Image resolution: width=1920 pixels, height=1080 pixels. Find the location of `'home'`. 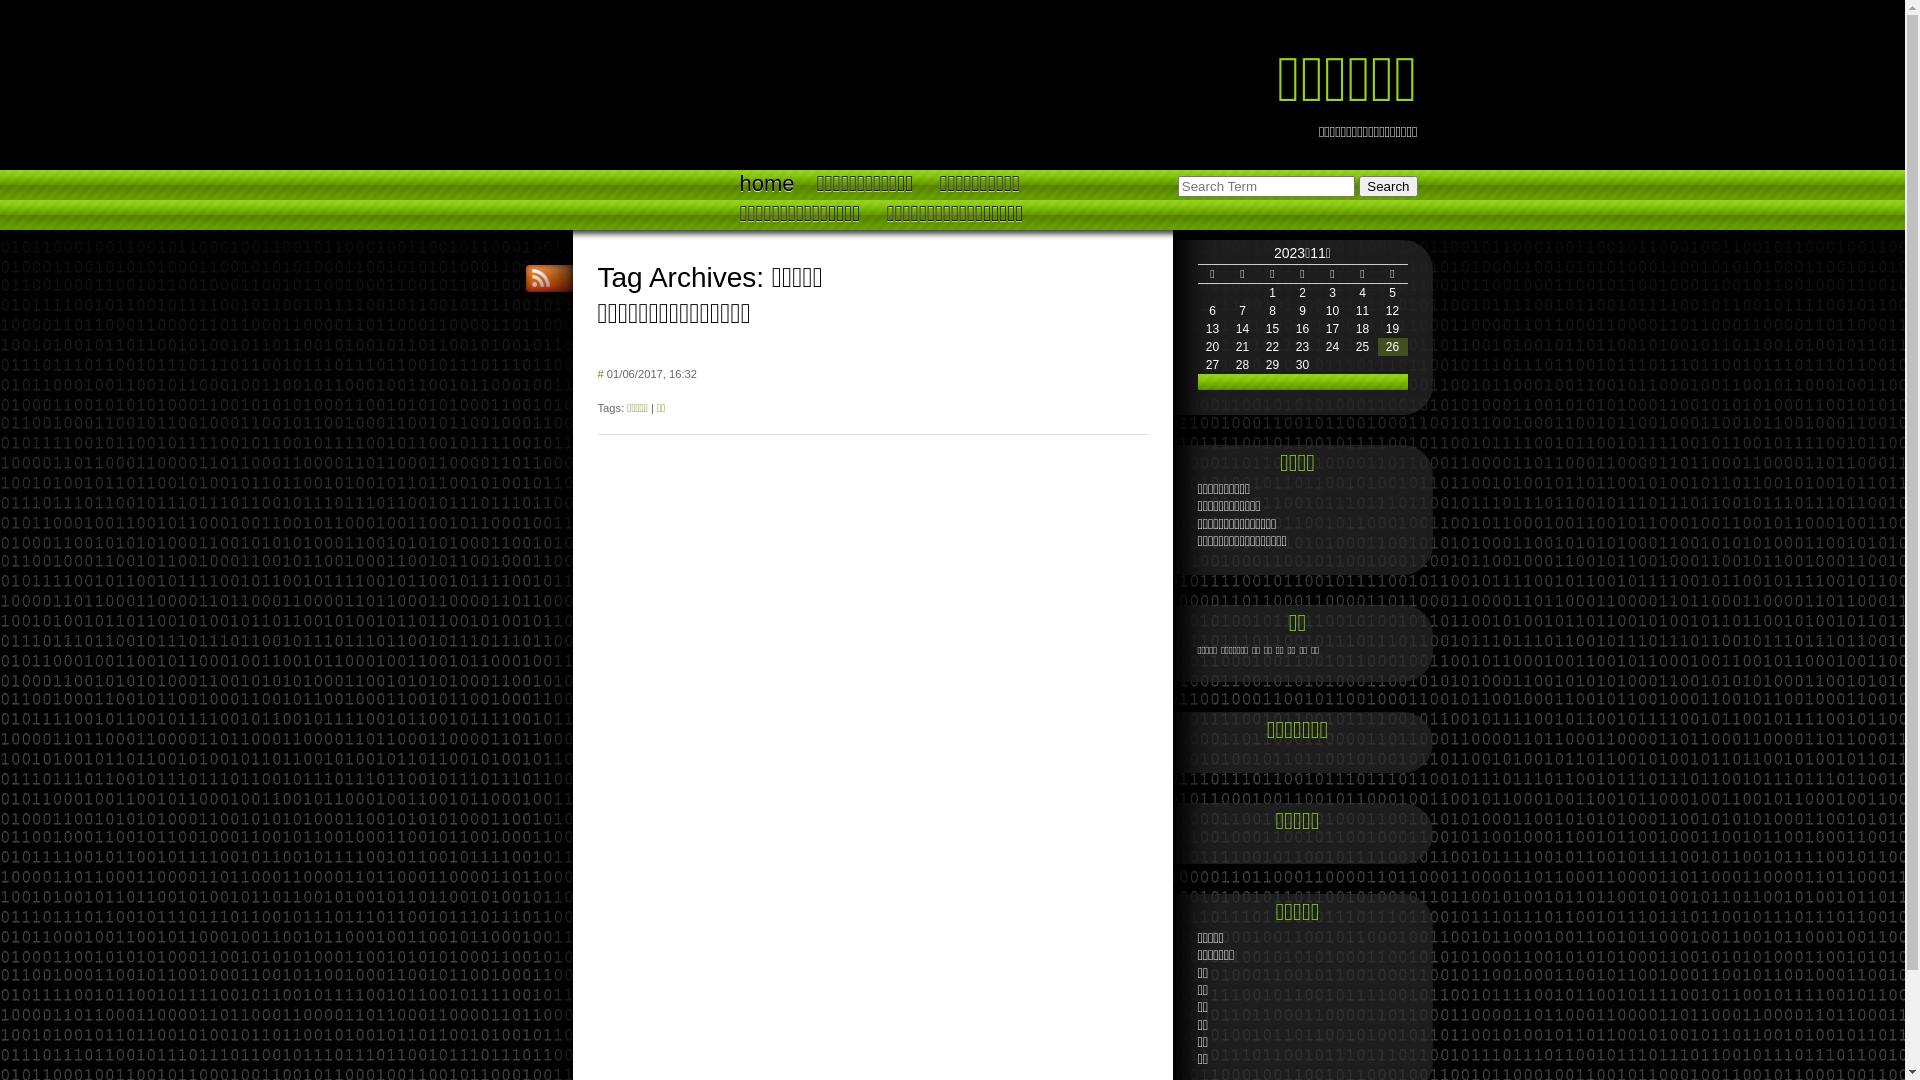

'home' is located at coordinates (733, 185).